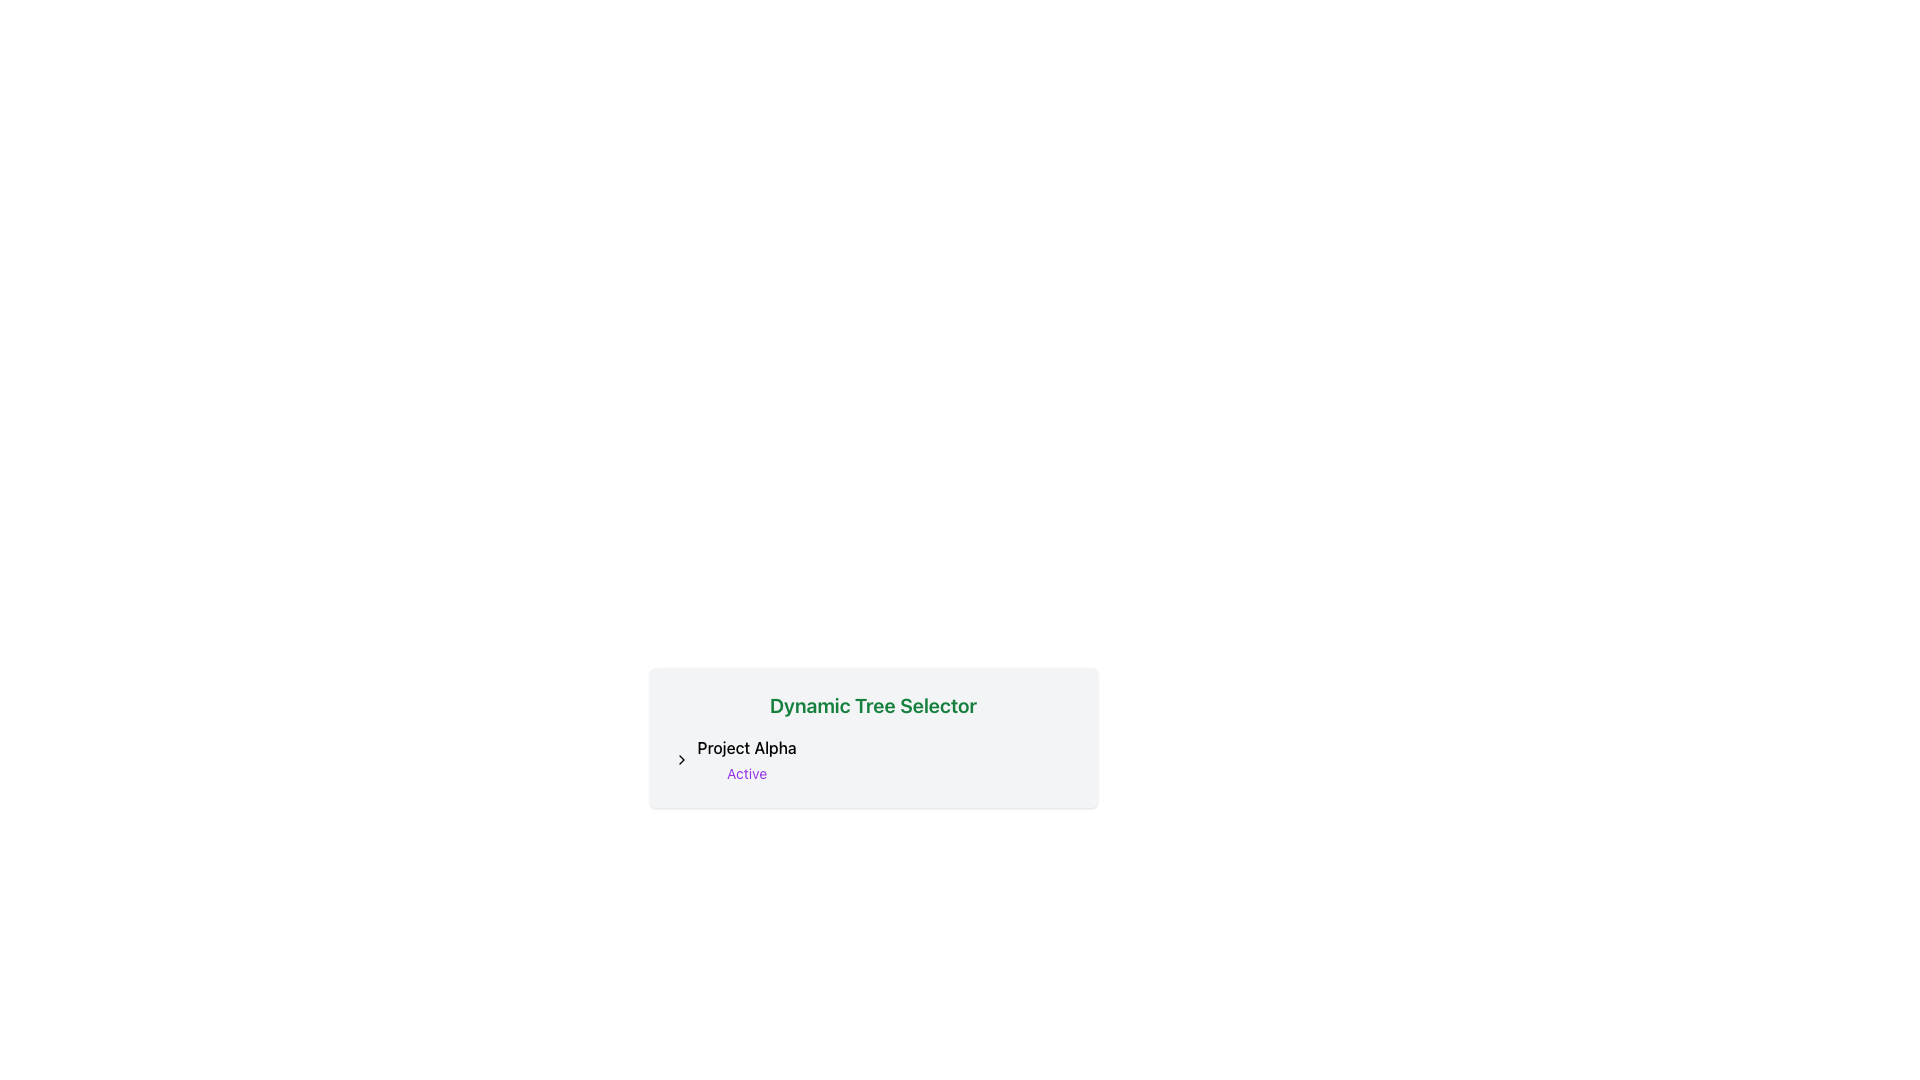 This screenshot has width=1920, height=1080. What do you see at coordinates (746, 773) in the screenshot?
I see `the text label 'Active' that is displayed in purple, located beneath 'Project Alpha' in the Dynamic Tree Selector interface` at bounding box center [746, 773].